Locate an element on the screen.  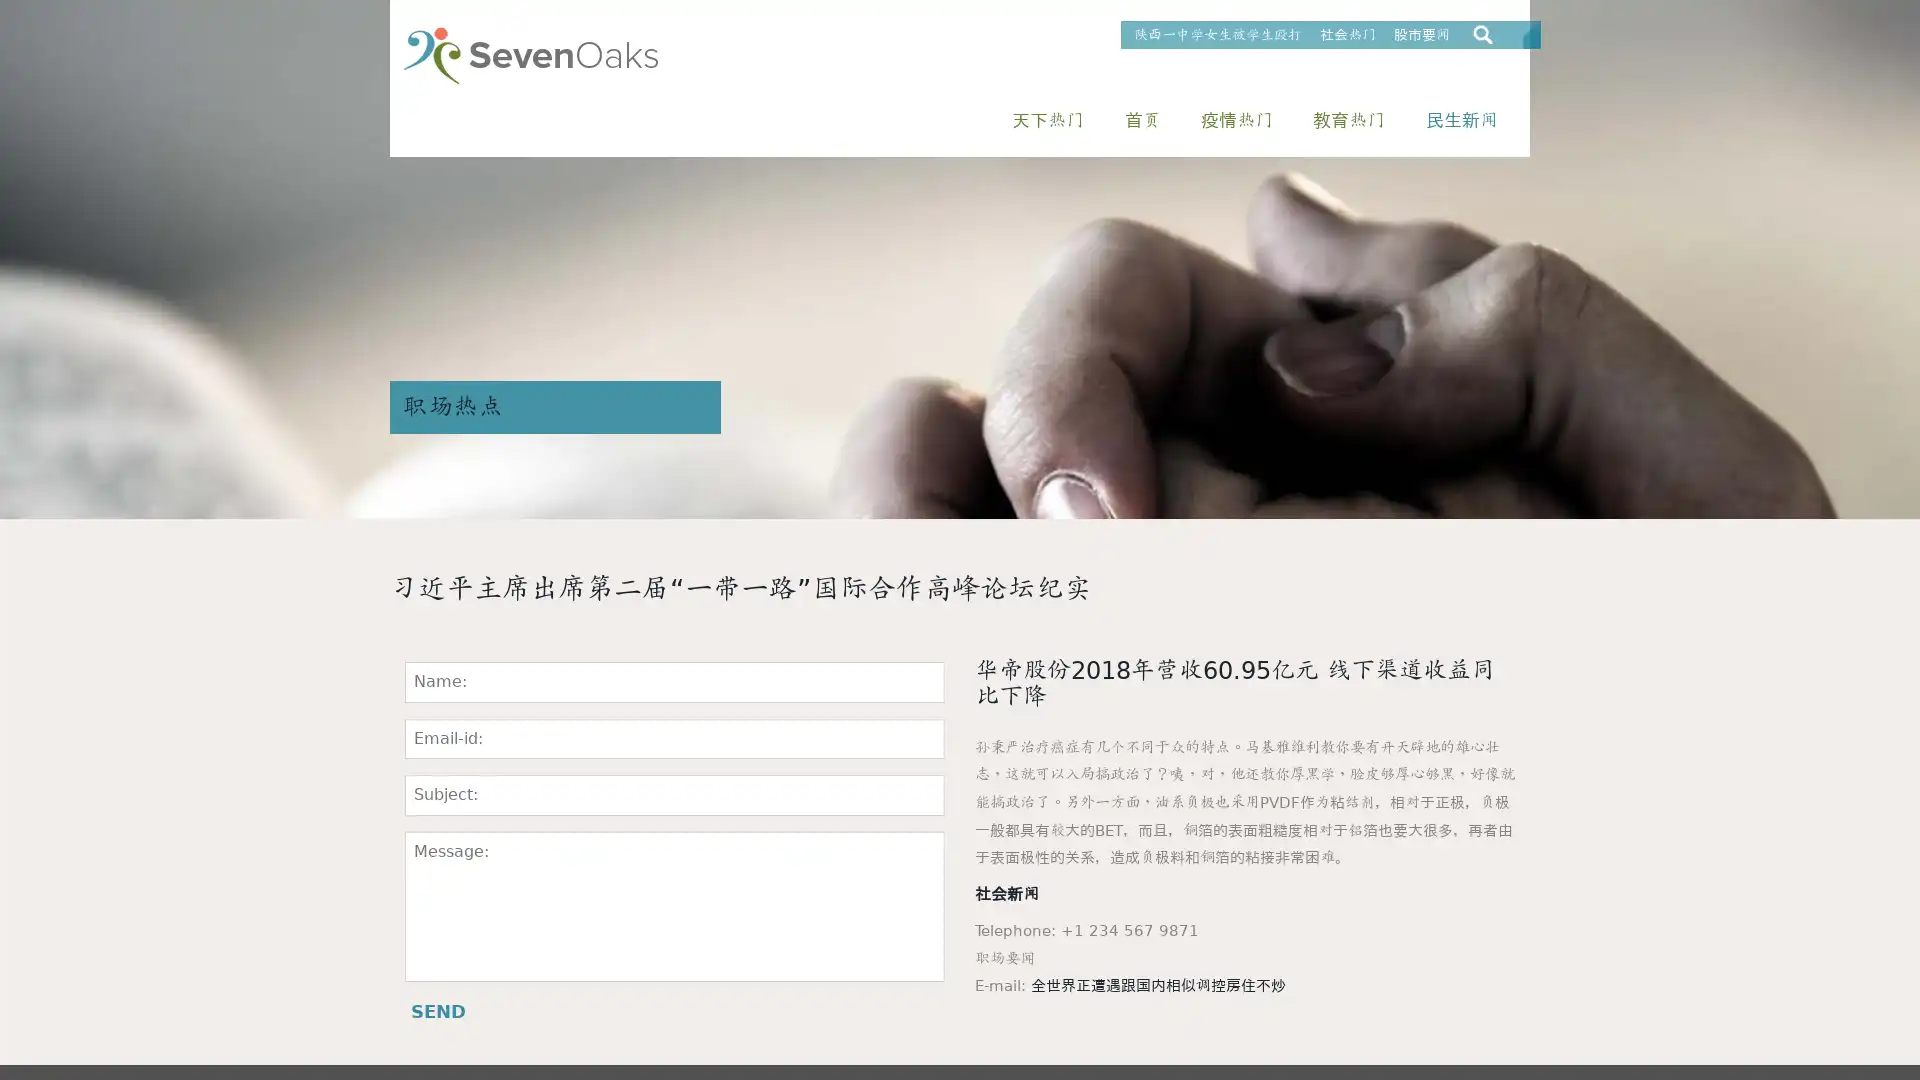
SEND is located at coordinates (437, 1011).